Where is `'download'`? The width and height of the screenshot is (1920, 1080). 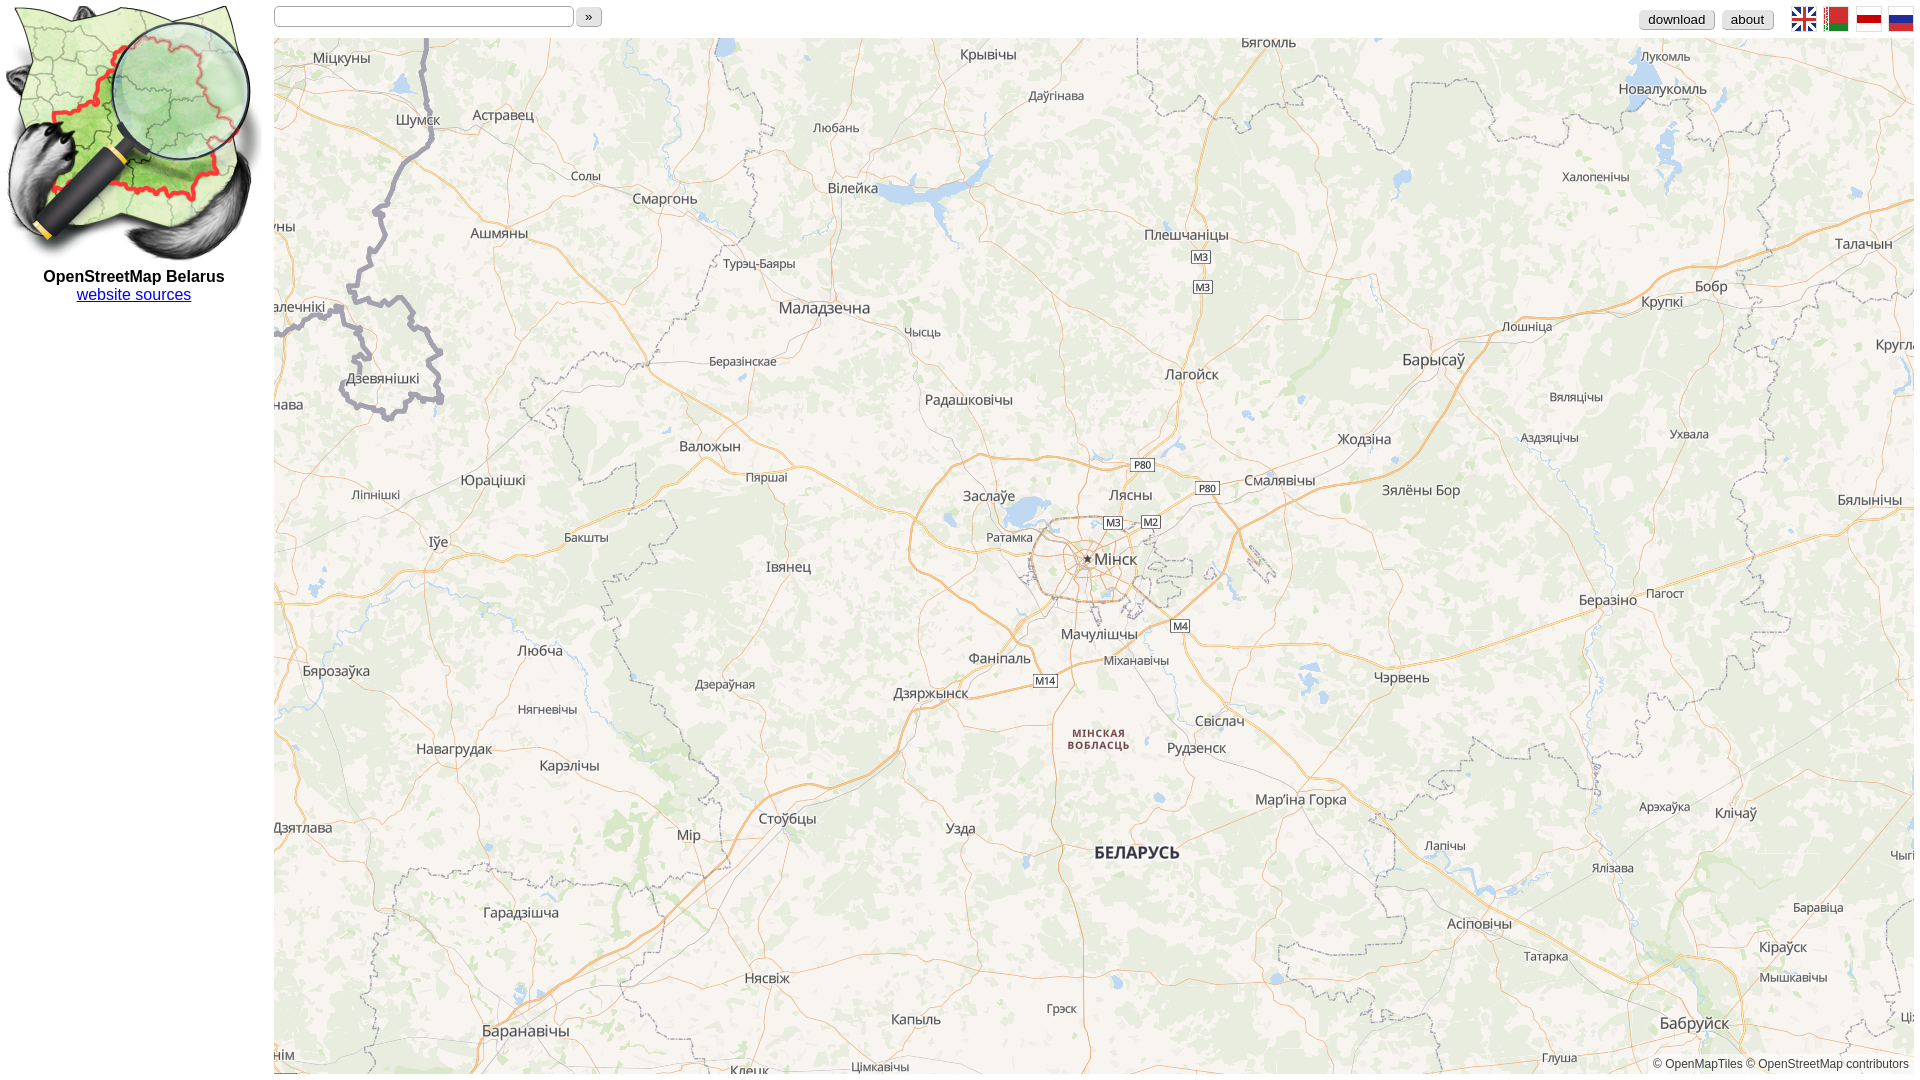
'download' is located at coordinates (1676, 19).